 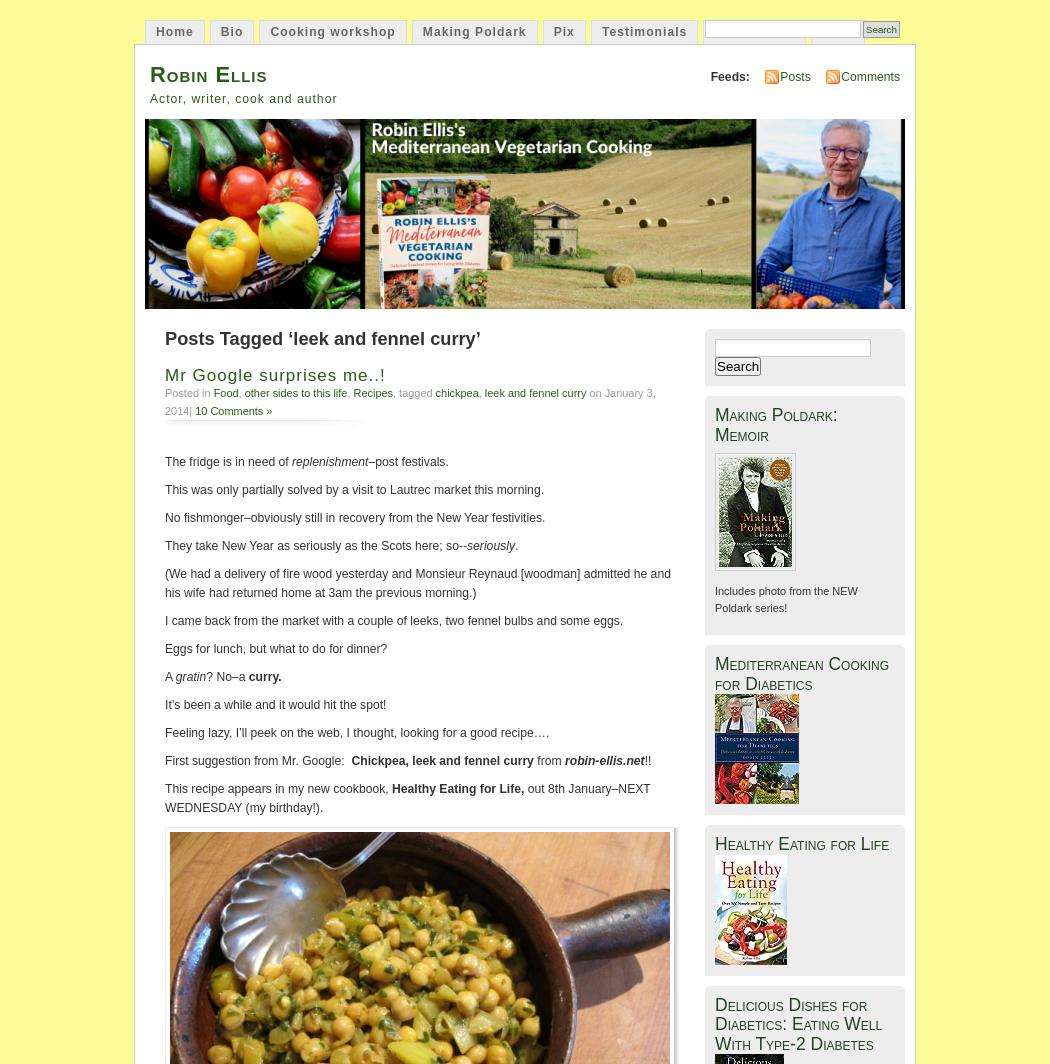 What do you see at coordinates (353, 489) in the screenshot?
I see `'This was only partially solved by a visit to Lautrec market this morning.'` at bounding box center [353, 489].